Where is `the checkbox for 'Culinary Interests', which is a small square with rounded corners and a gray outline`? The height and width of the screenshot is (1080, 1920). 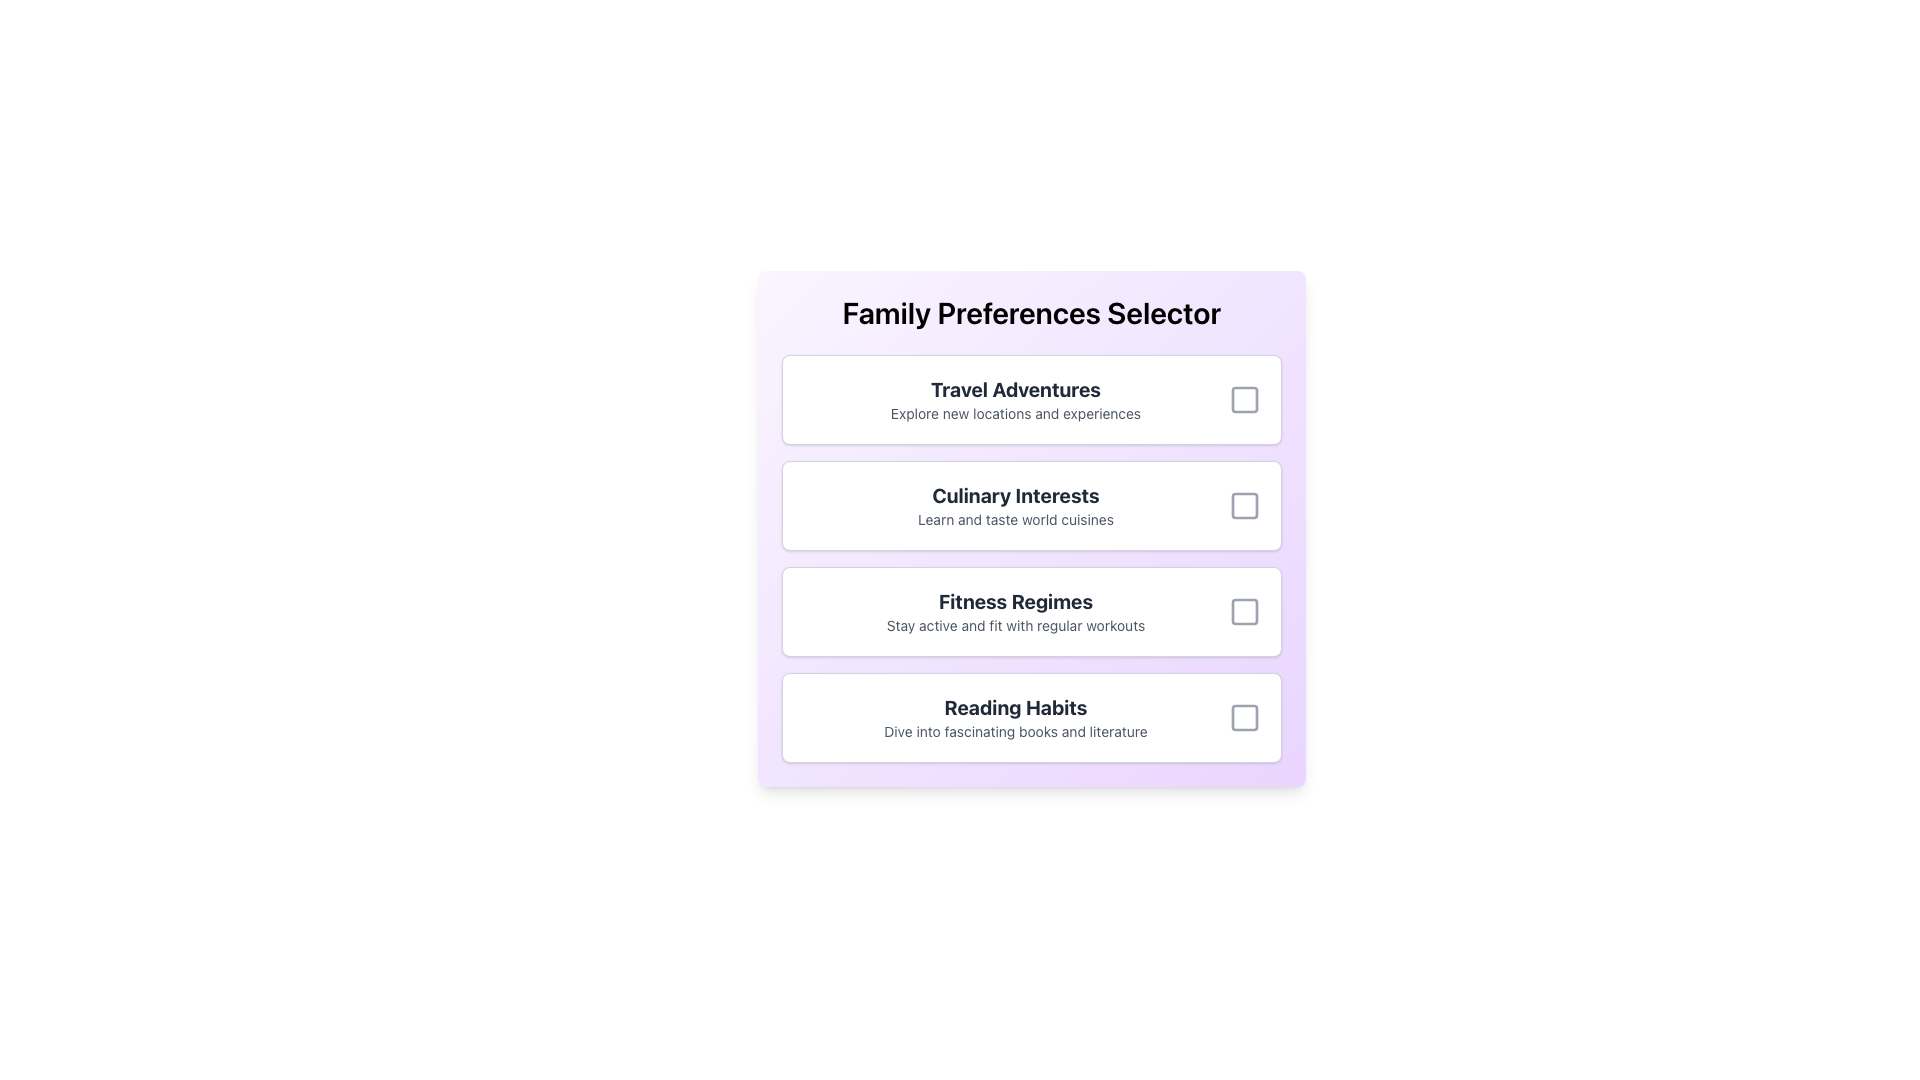 the checkbox for 'Culinary Interests', which is a small square with rounded corners and a gray outline is located at coordinates (1243, 504).